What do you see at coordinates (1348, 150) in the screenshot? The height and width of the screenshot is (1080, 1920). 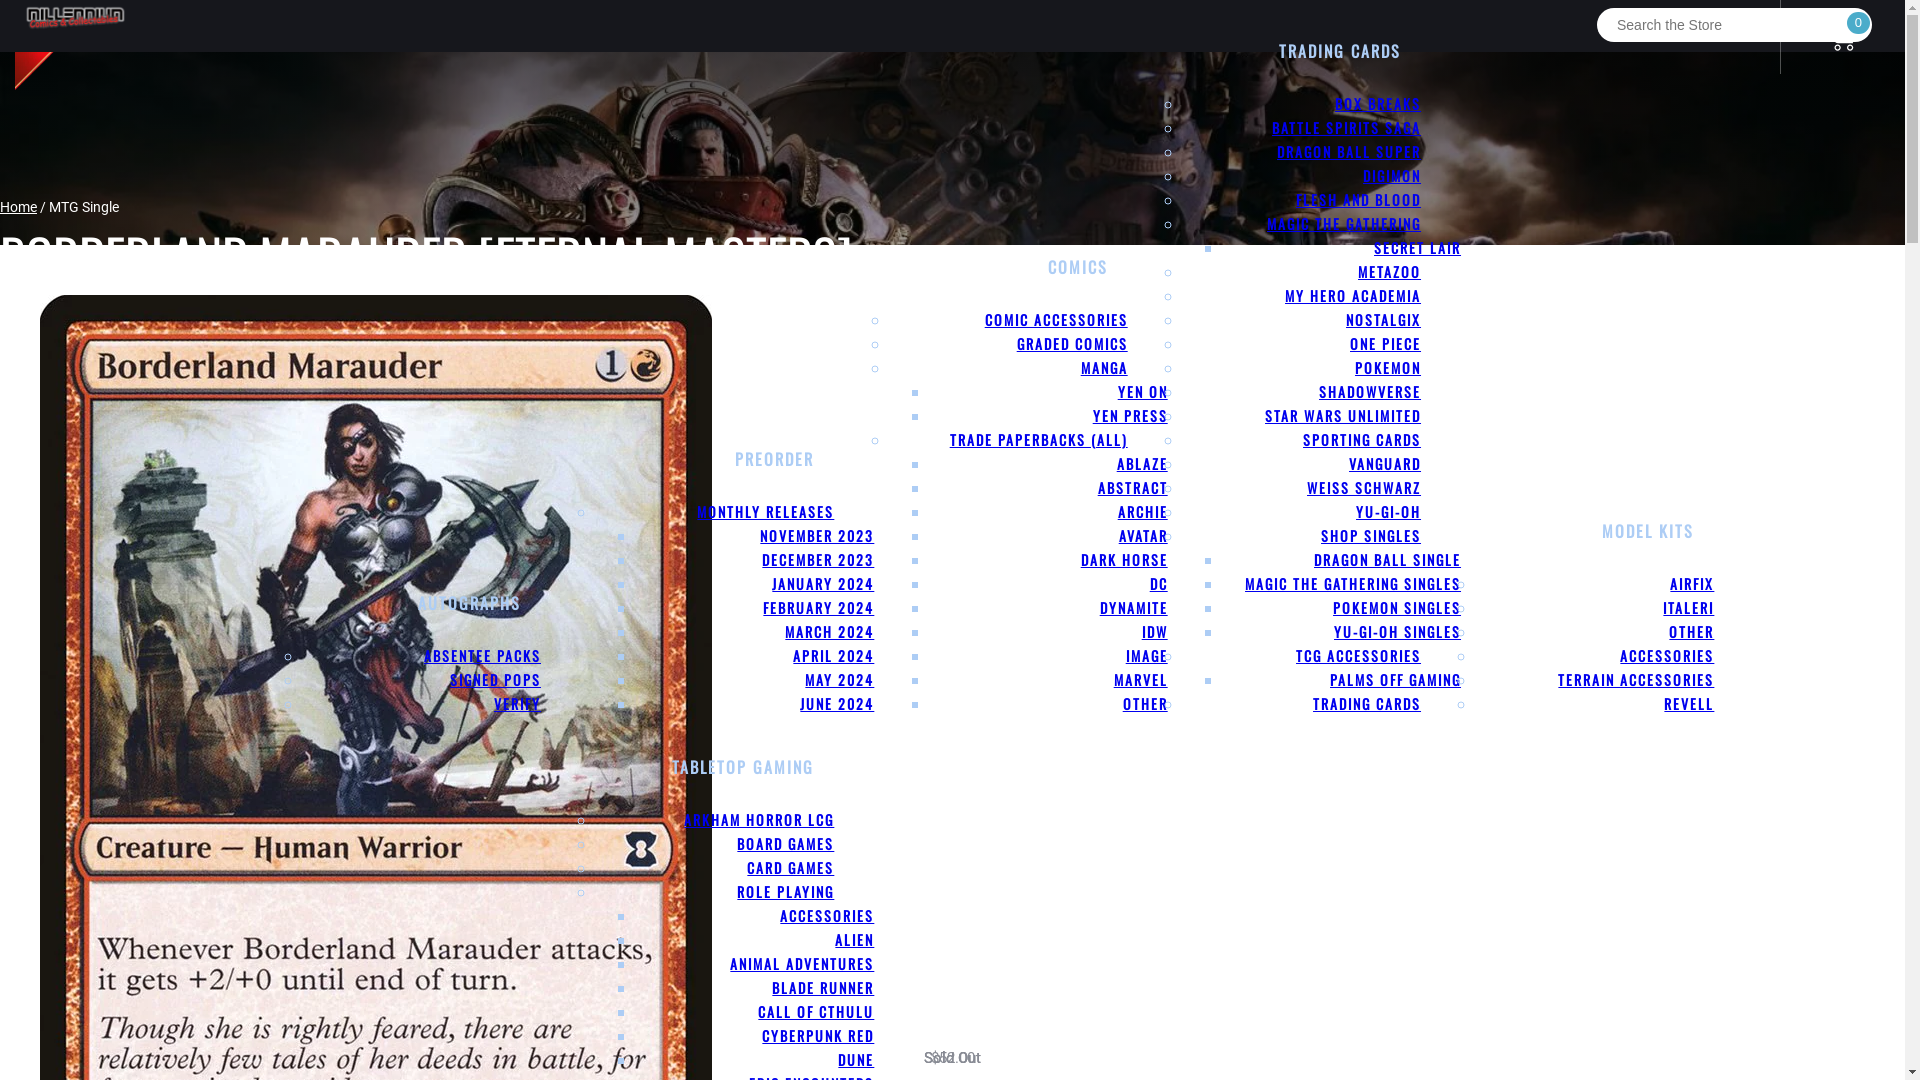 I see `'DRAGON BALL SUPER'` at bounding box center [1348, 150].